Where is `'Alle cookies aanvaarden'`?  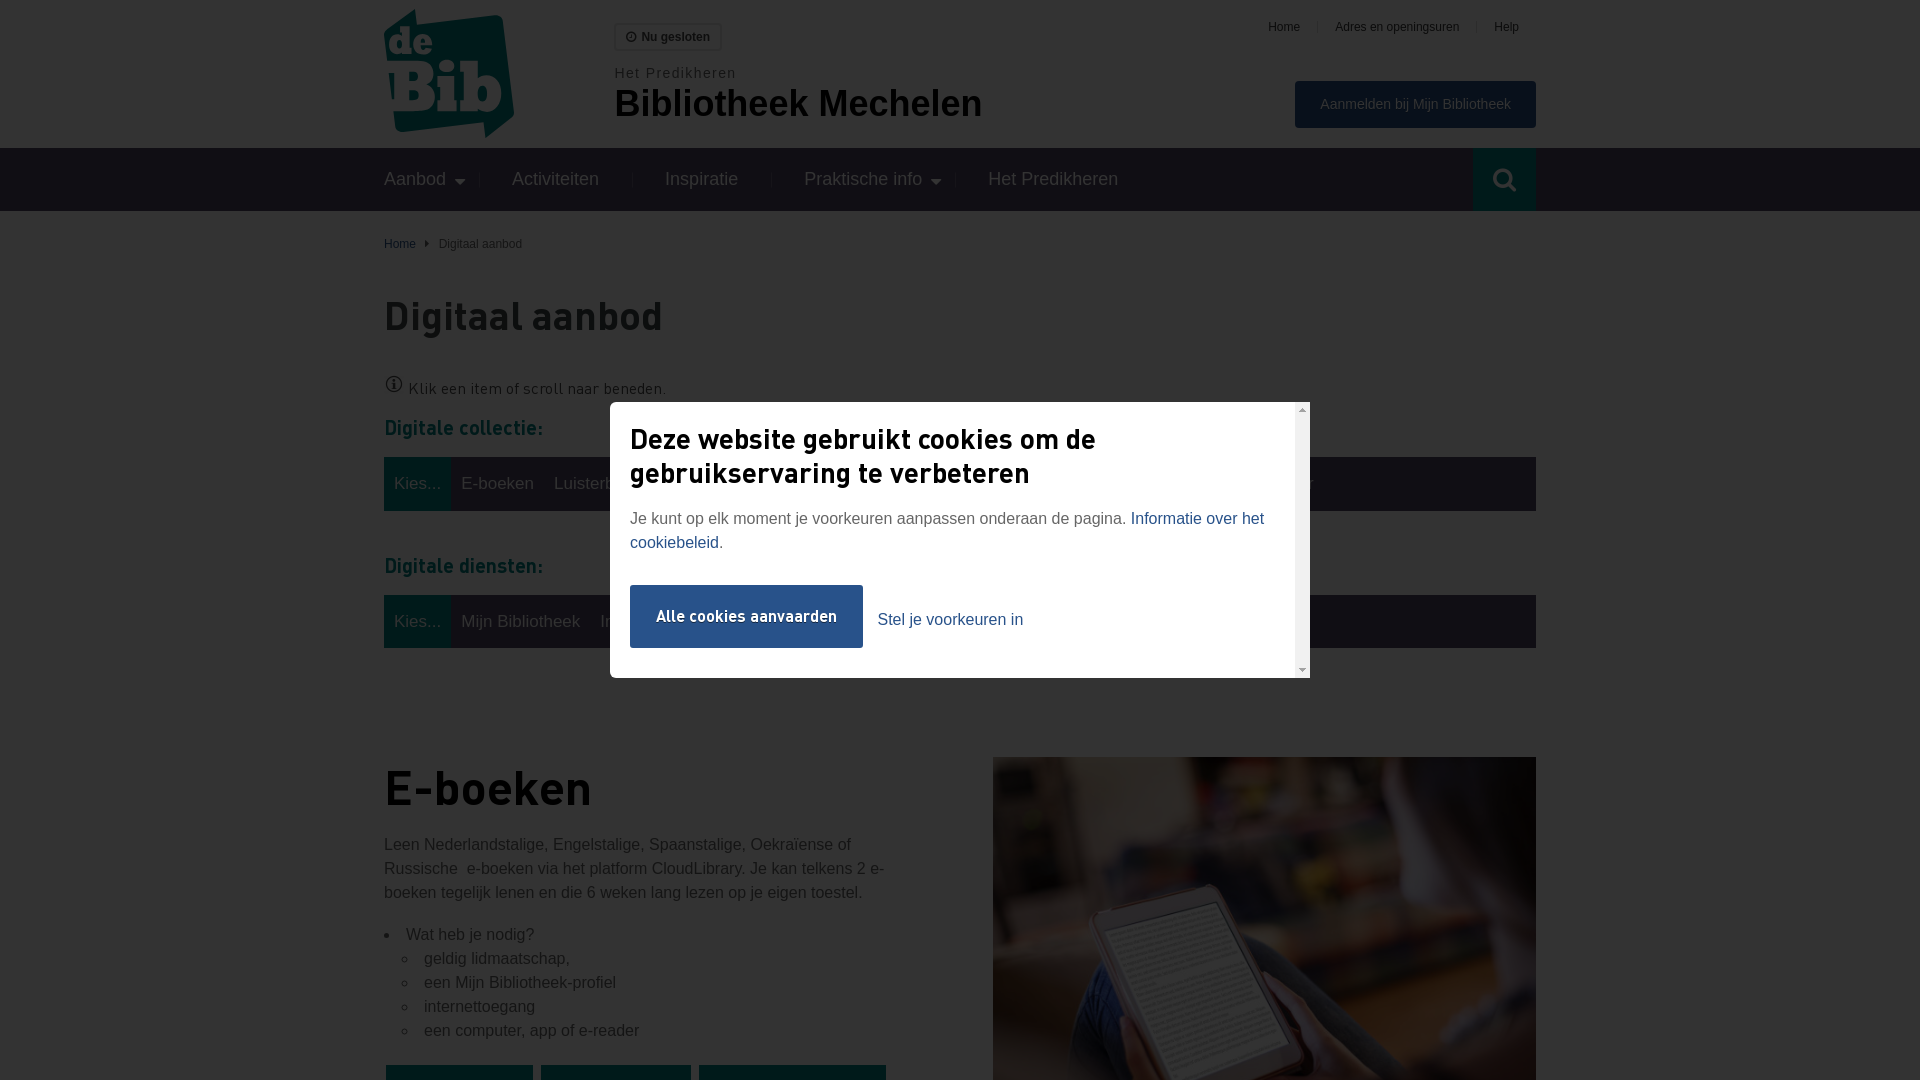 'Alle cookies aanvaarden' is located at coordinates (745, 615).